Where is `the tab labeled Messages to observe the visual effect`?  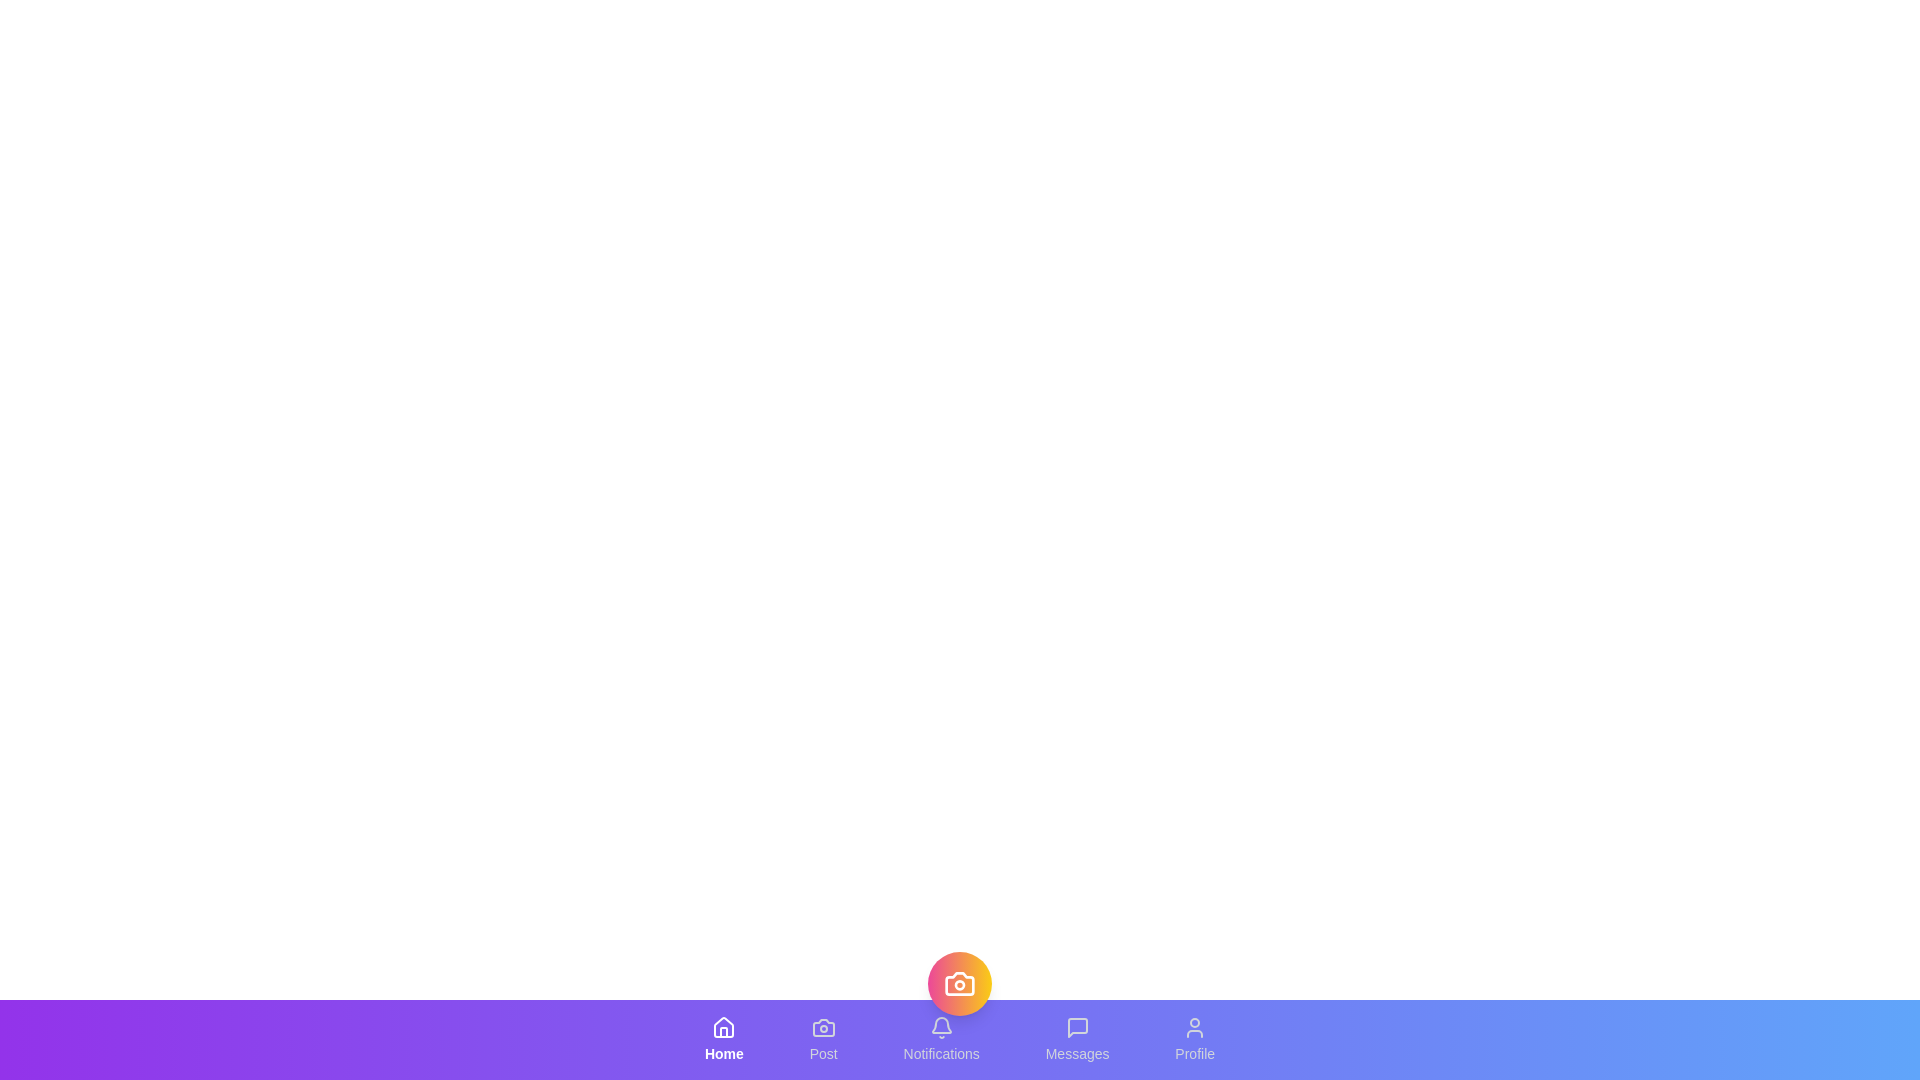
the tab labeled Messages to observe the visual effect is located at coordinates (1076, 1039).